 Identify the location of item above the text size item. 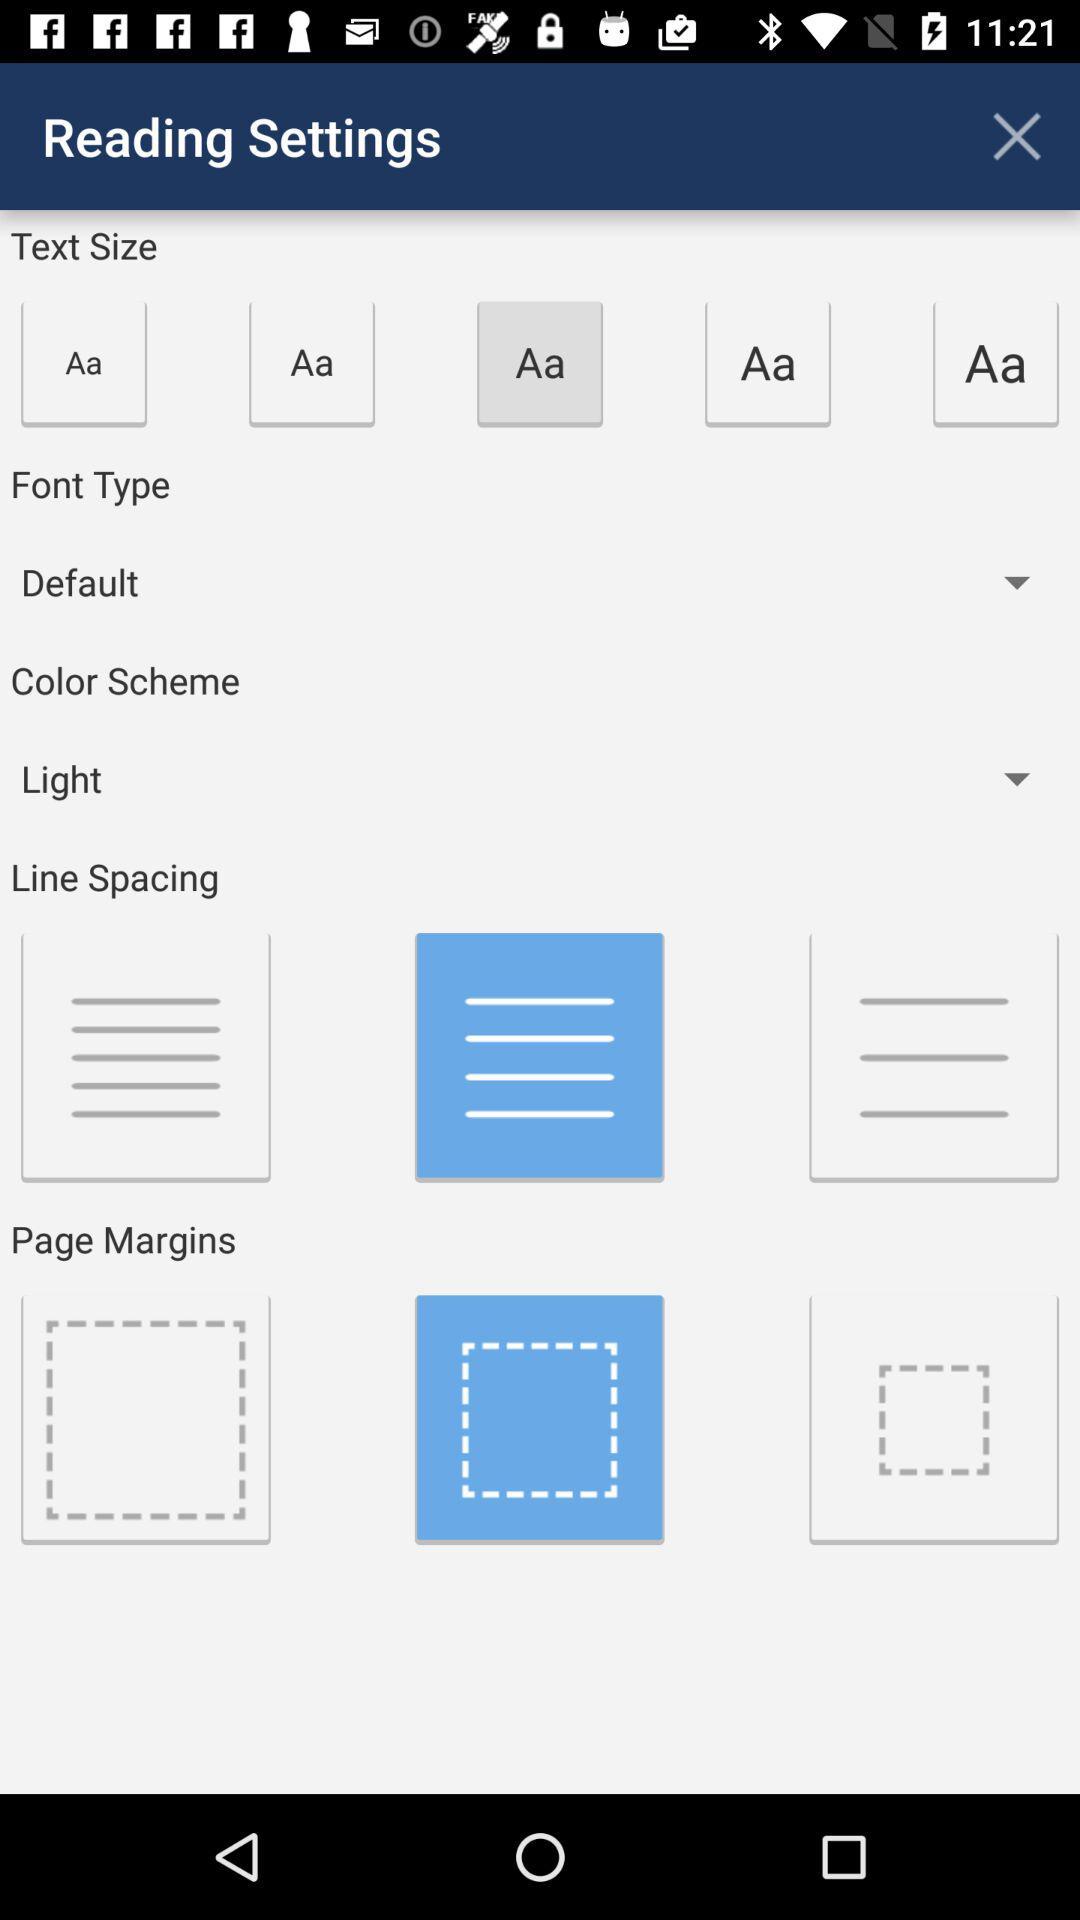
(1017, 135).